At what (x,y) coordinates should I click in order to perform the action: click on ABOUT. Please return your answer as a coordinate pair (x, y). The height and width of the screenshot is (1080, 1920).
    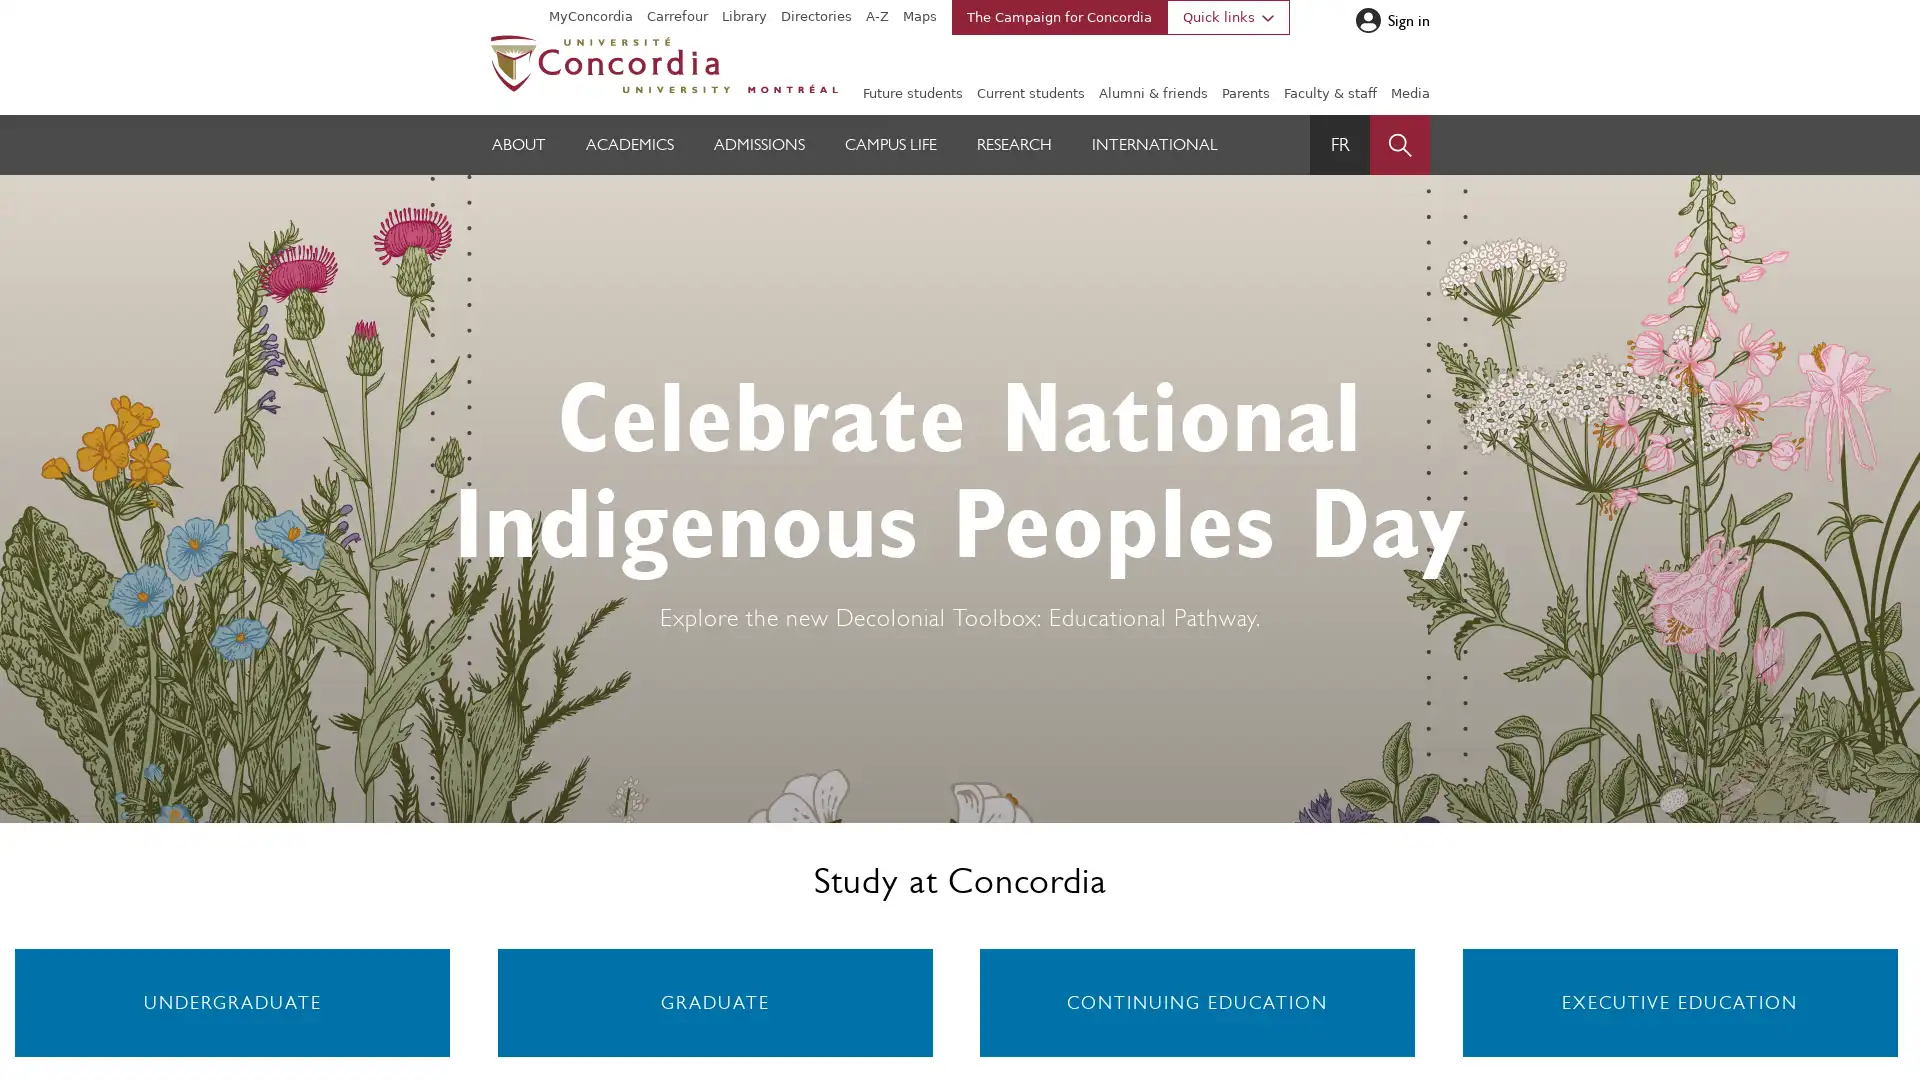
    Looking at the image, I should click on (518, 144).